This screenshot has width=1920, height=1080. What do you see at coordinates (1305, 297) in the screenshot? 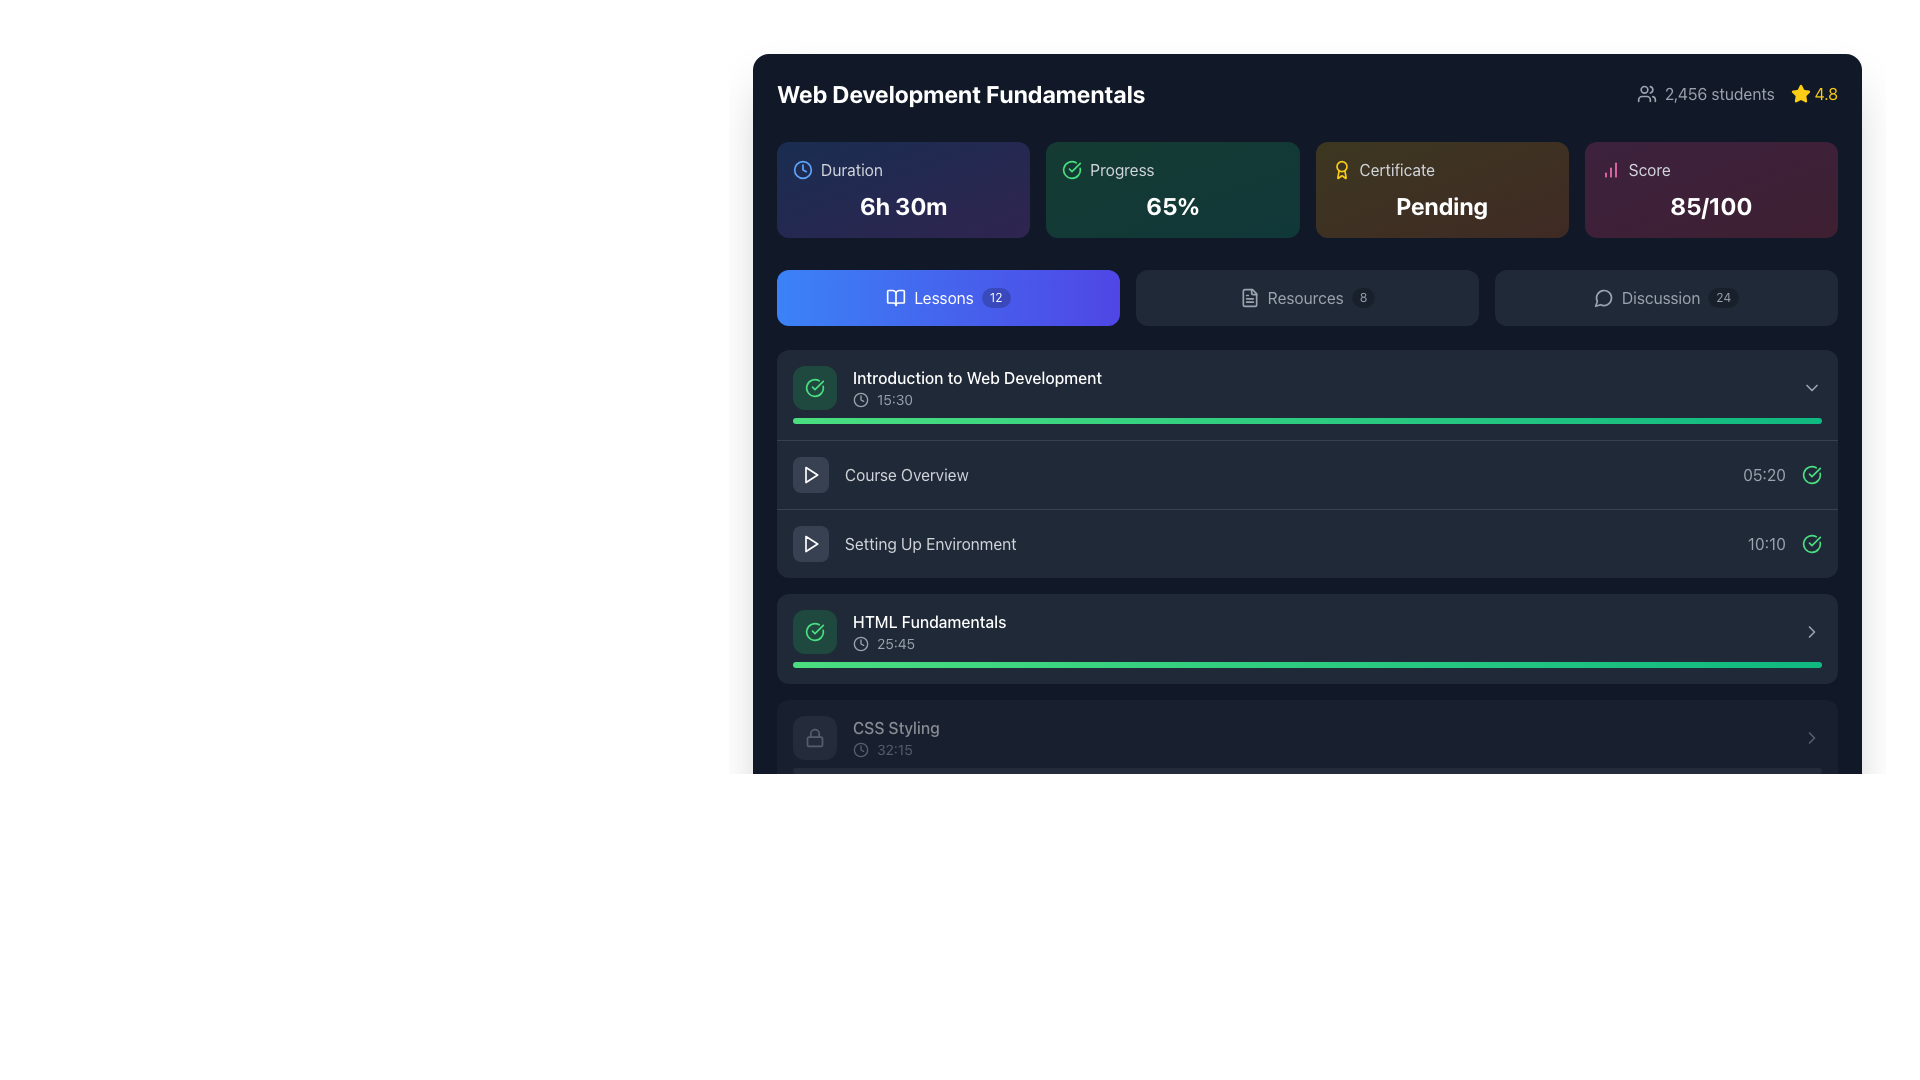
I see `the navigational text label for 'Resources' located in the horizontal navigation bar, positioned between 'Lessons' and 'Discussion'` at bounding box center [1305, 297].